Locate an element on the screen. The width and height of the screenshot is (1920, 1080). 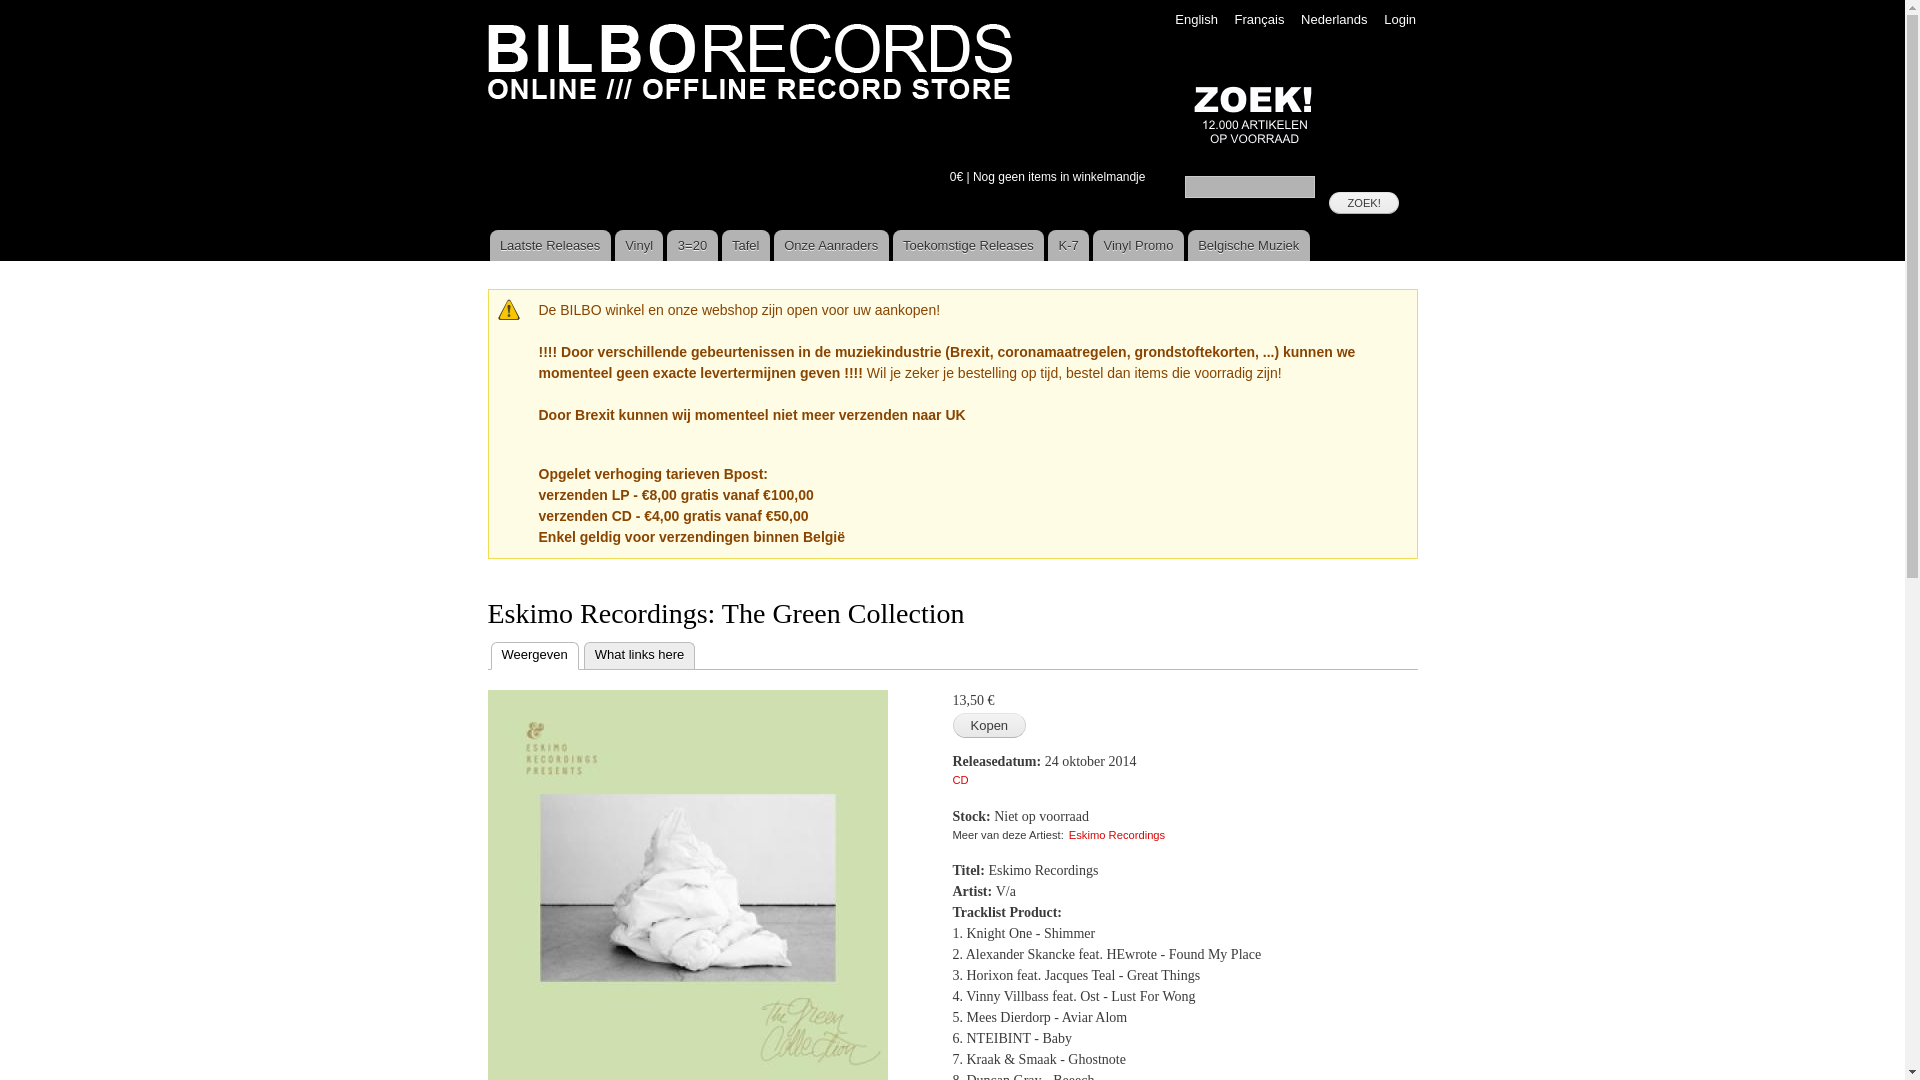
'Tafel' is located at coordinates (744, 244).